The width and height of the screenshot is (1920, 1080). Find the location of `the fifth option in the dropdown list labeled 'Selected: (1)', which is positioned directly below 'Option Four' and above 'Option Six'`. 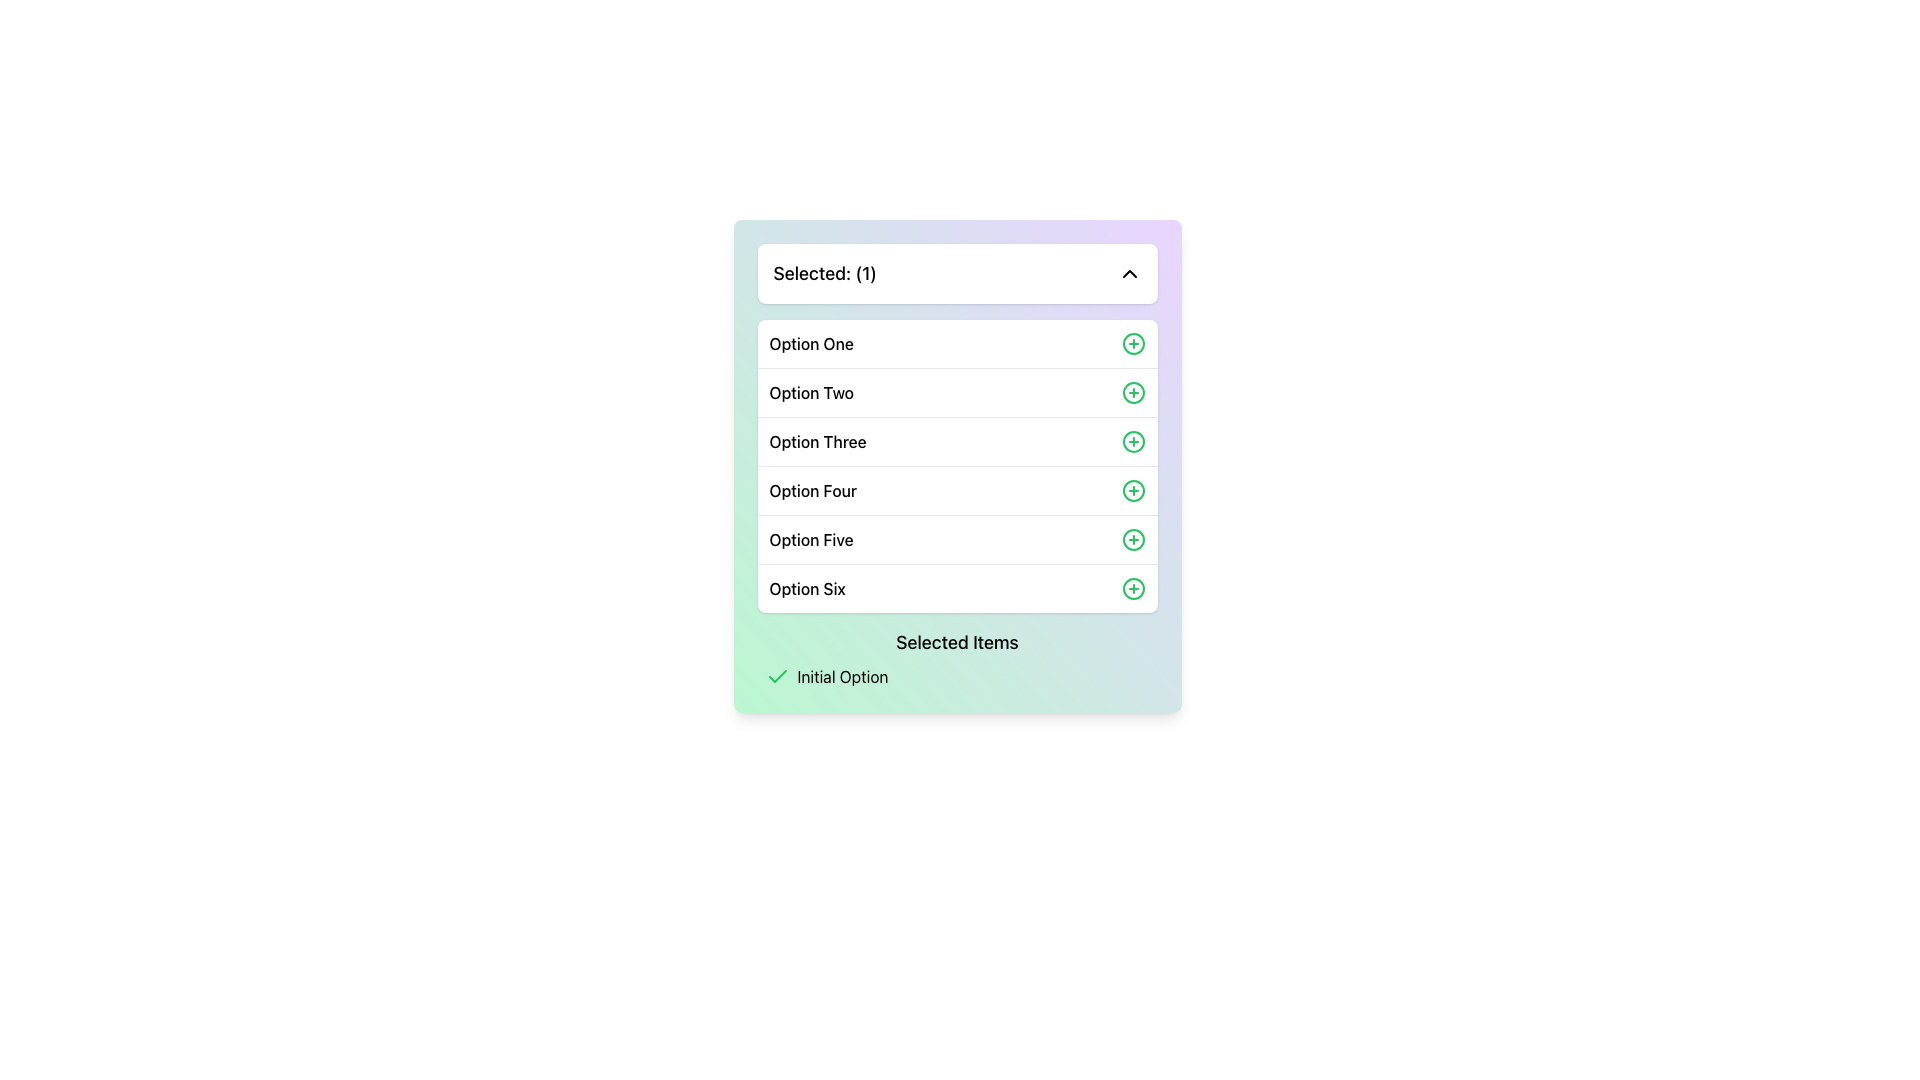

the fifth option in the dropdown list labeled 'Selected: (1)', which is positioned directly below 'Option Four' and above 'Option Six' is located at coordinates (811, 540).